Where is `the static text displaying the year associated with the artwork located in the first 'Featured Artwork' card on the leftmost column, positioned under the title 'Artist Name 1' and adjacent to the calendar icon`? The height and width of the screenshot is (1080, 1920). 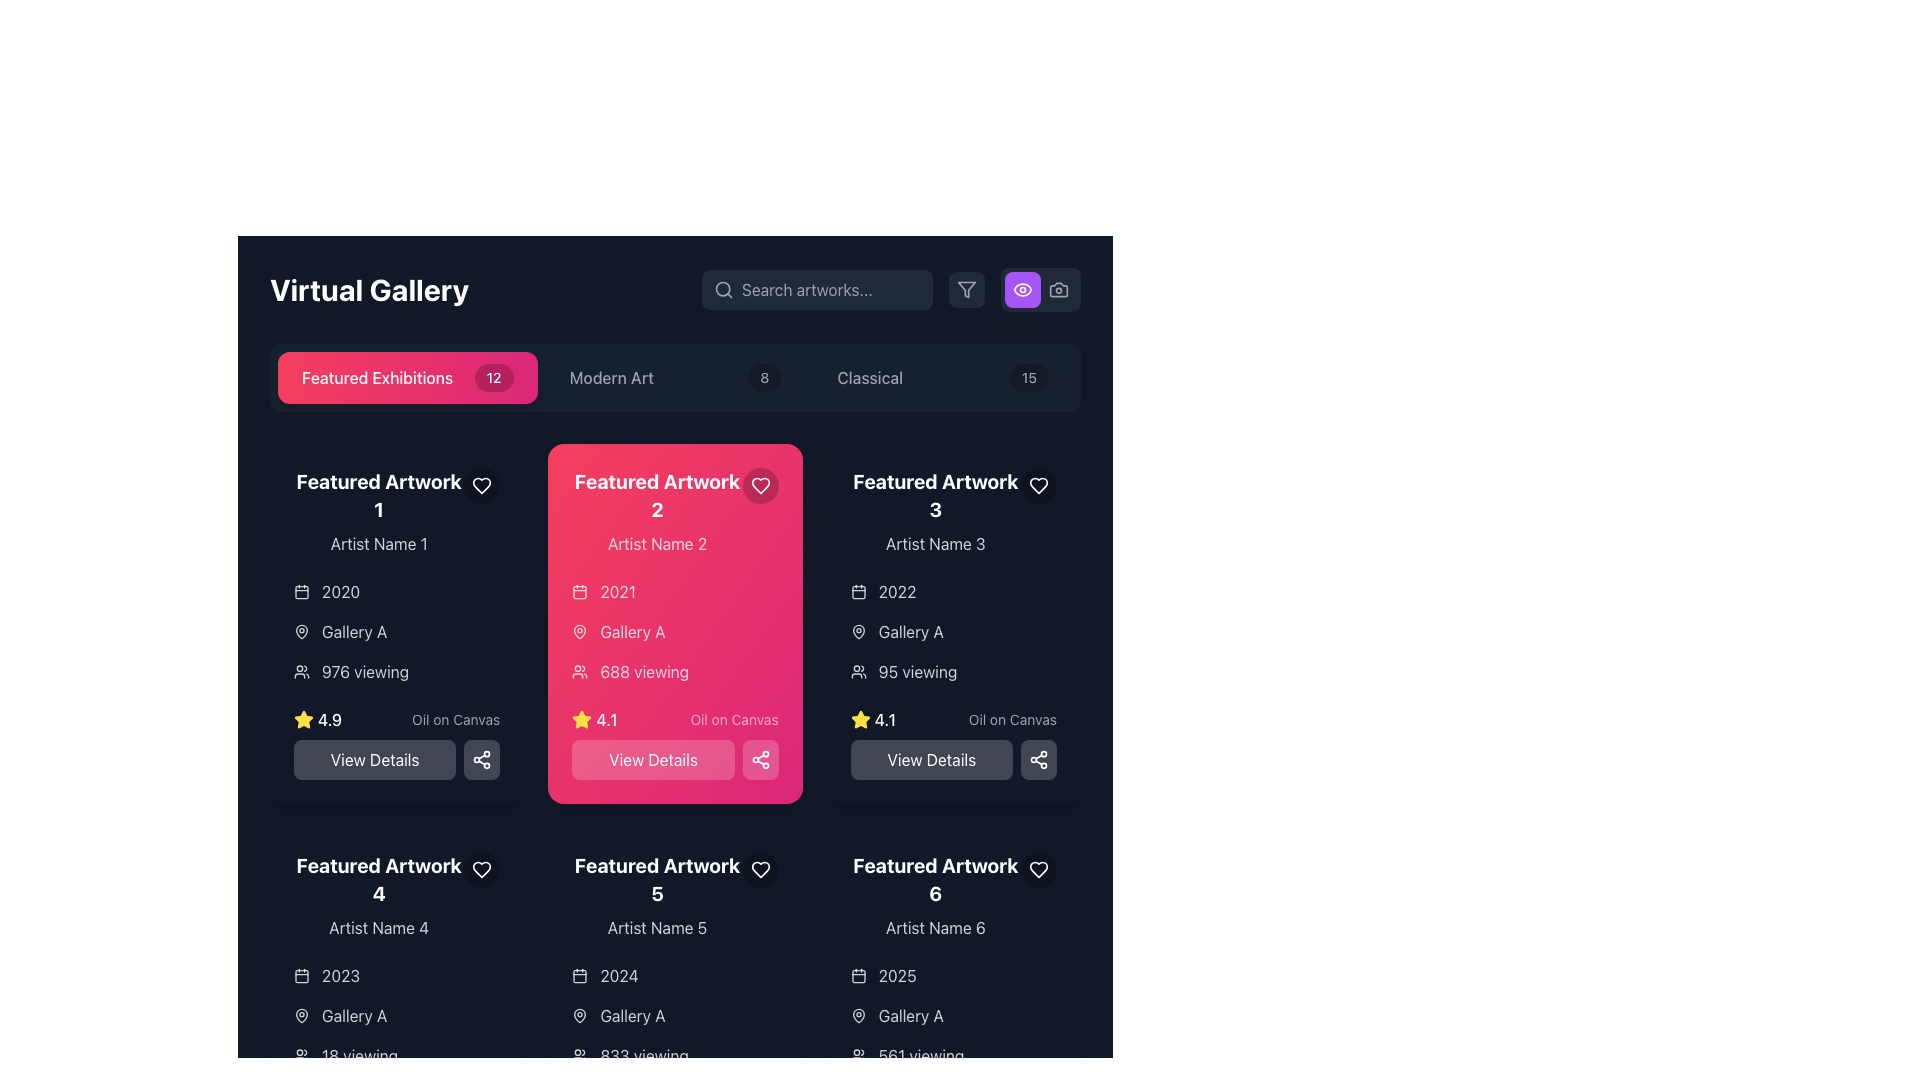 the static text displaying the year associated with the artwork located in the first 'Featured Artwork' card on the leftmost column, positioned under the title 'Artist Name 1' and adjacent to the calendar icon is located at coordinates (340, 590).